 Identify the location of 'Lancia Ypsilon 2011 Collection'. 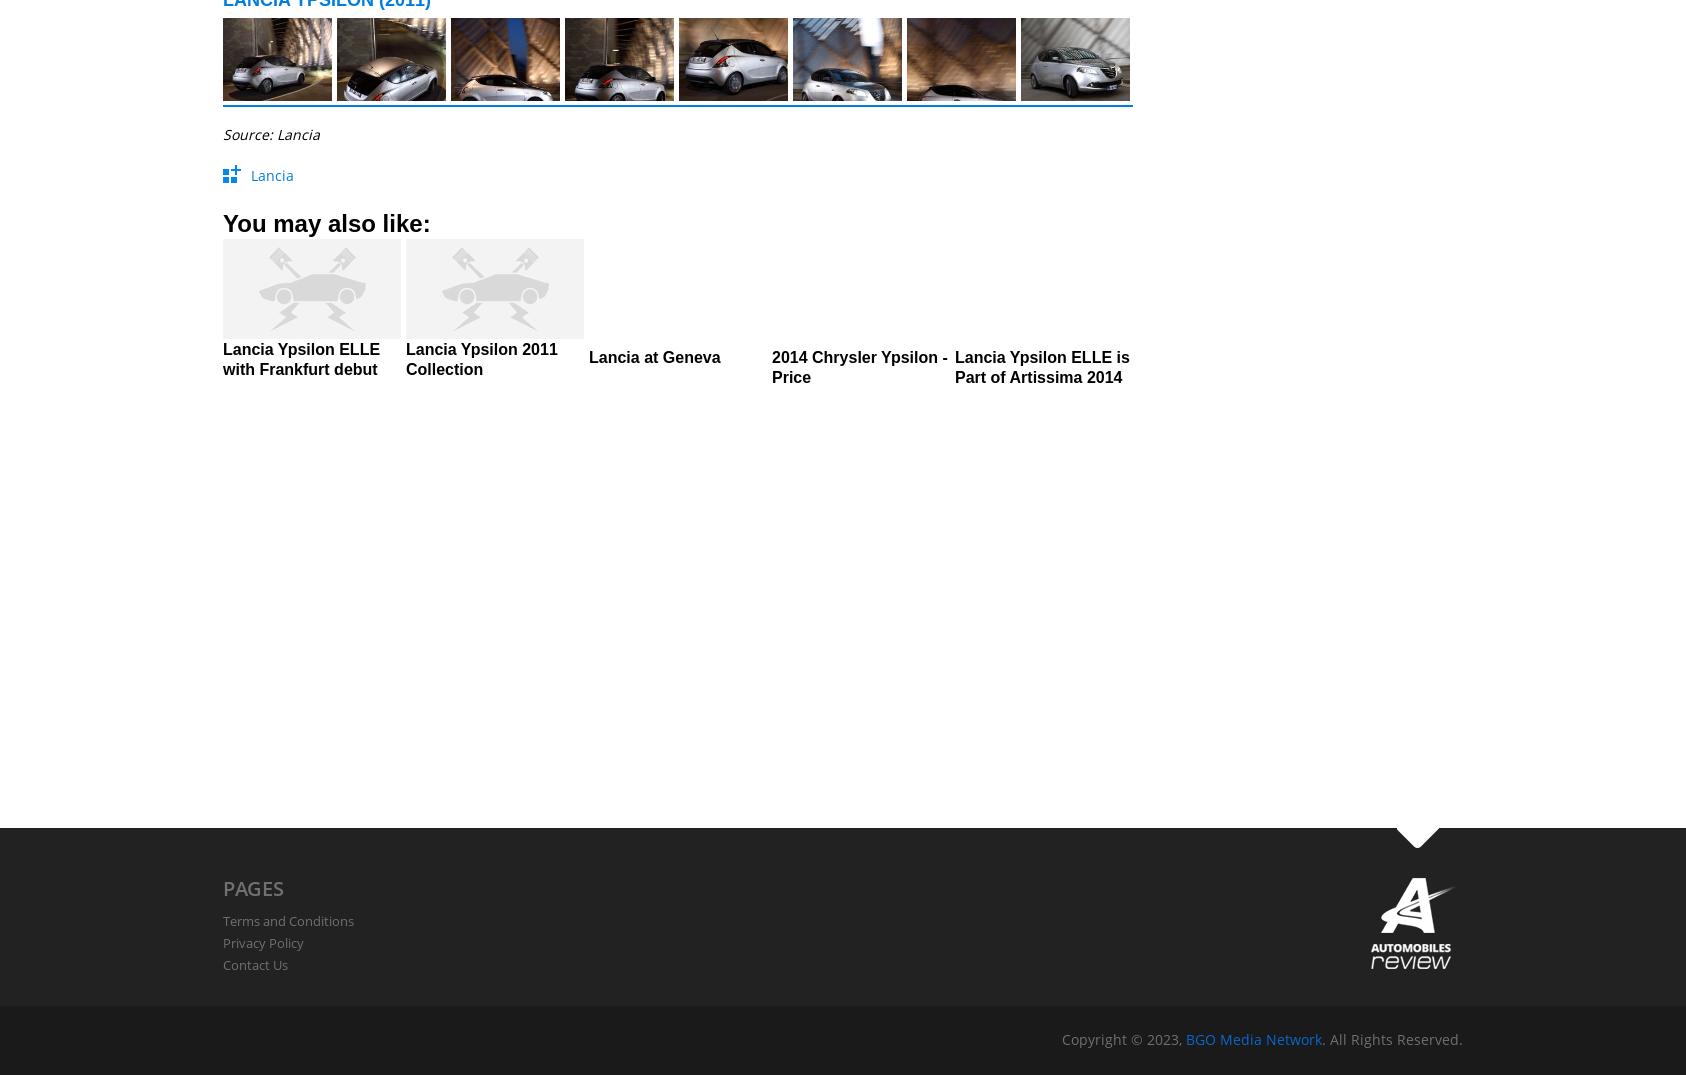
(481, 359).